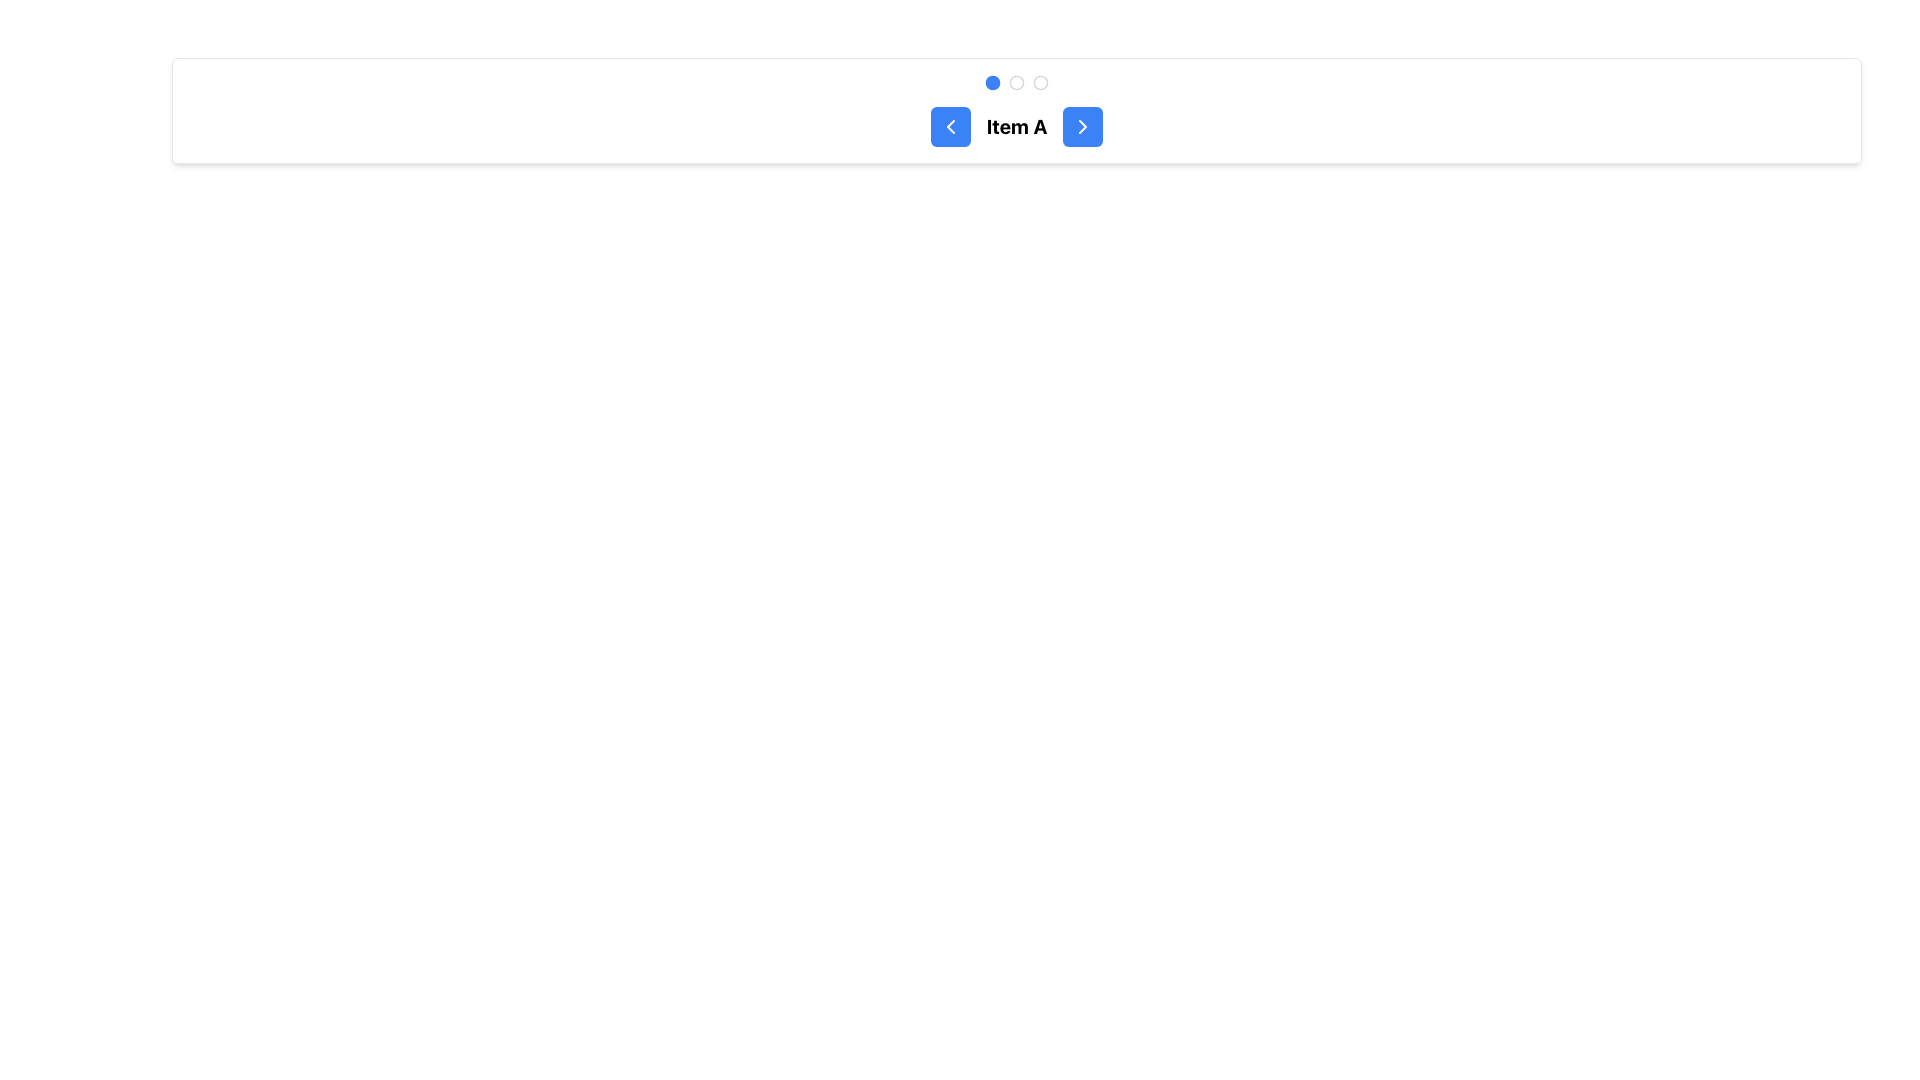 The height and width of the screenshot is (1080, 1920). Describe the element at coordinates (1017, 127) in the screenshot. I see `the bold, extra-large font title displaying 'Item A' located centrally in the navigation bar at the top of the interface` at that location.